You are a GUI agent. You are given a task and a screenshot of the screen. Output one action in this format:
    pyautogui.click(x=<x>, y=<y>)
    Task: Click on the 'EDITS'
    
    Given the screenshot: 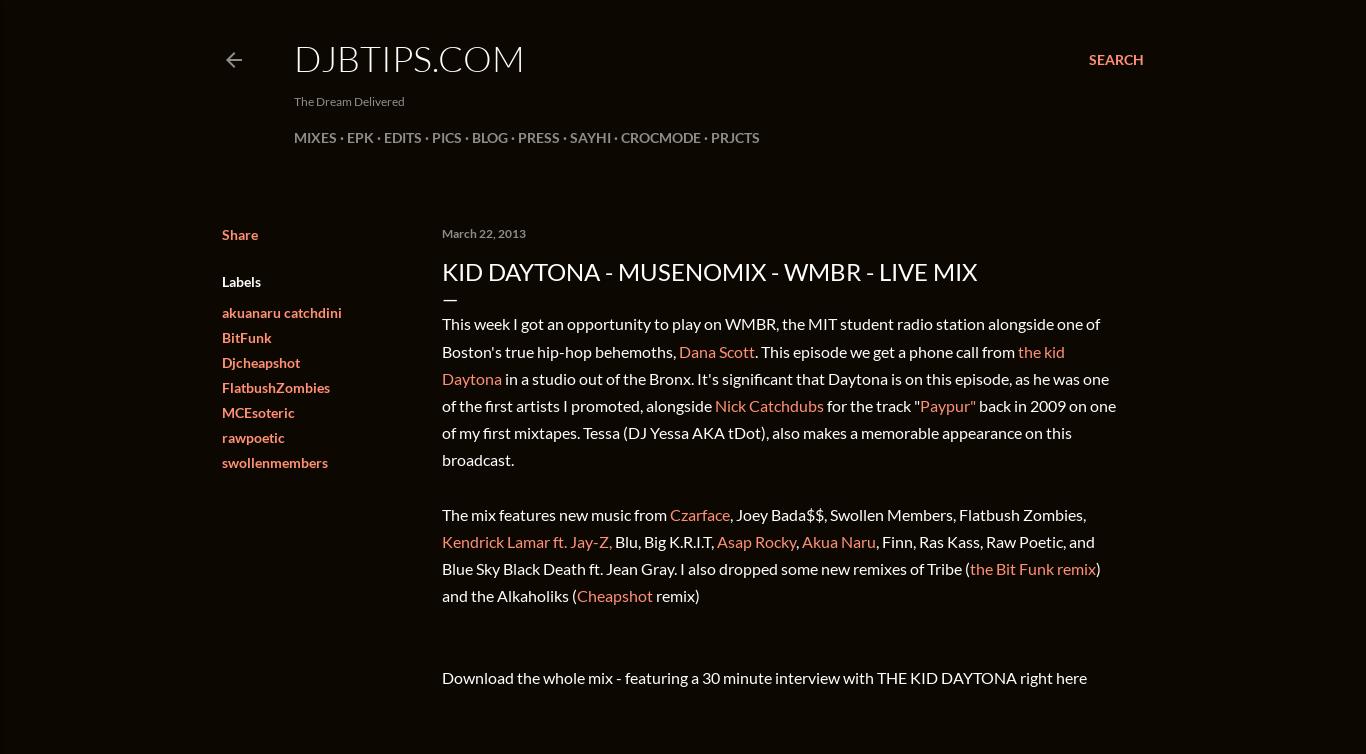 What is the action you would take?
    pyautogui.click(x=401, y=137)
    